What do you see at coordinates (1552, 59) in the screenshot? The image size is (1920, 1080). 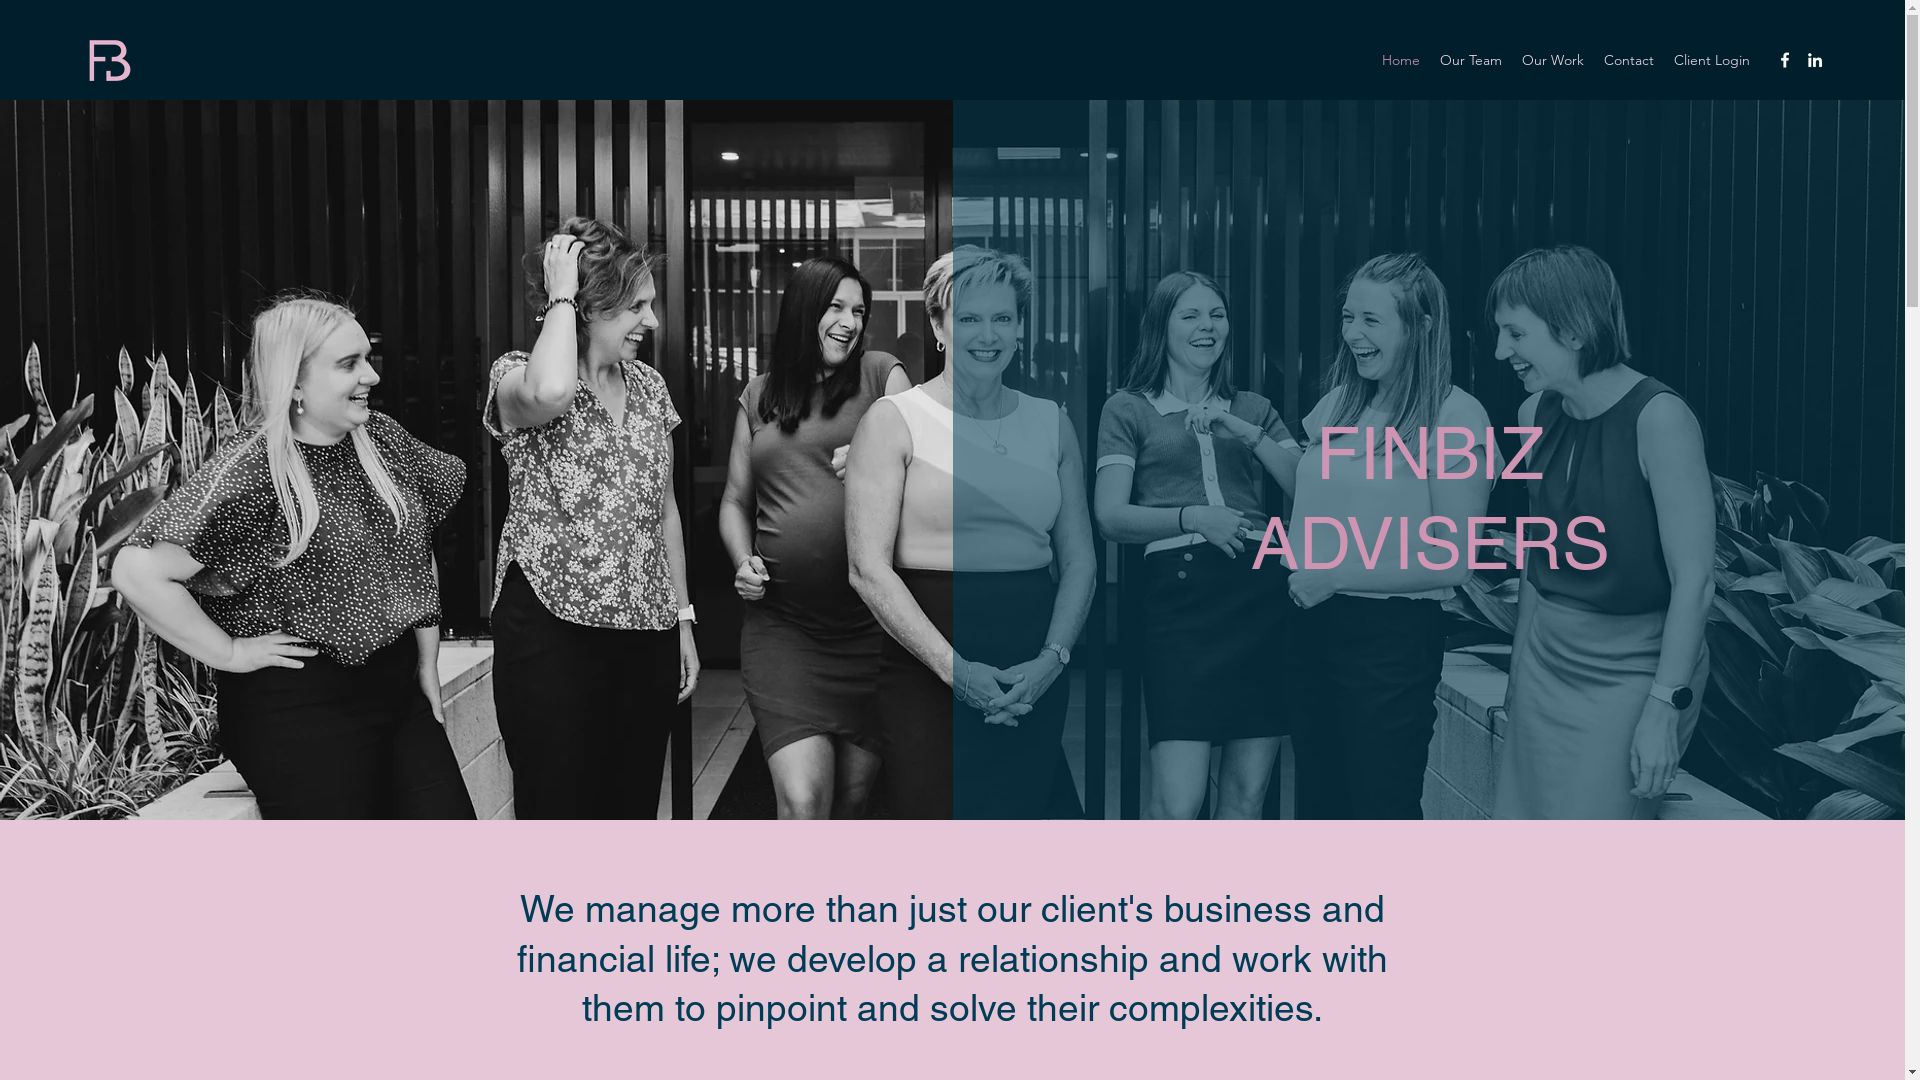 I see `'Our Work'` at bounding box center [1552, 59].